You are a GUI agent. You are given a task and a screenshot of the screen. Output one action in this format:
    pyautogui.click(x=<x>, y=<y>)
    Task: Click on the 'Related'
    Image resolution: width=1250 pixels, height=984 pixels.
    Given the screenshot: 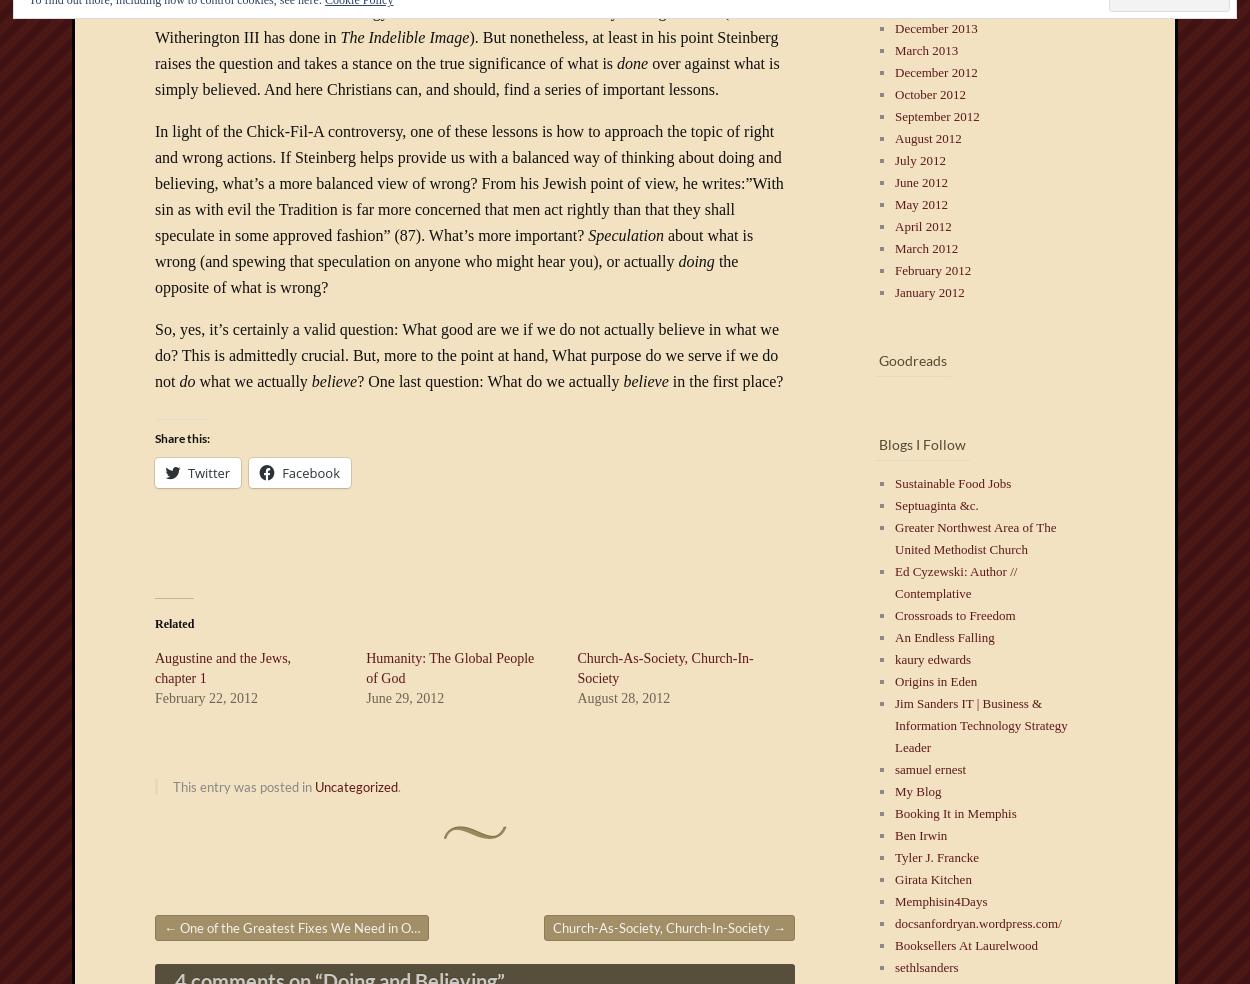 What is the action you would take?
    pyautogui.click(x=155, y=623)
    